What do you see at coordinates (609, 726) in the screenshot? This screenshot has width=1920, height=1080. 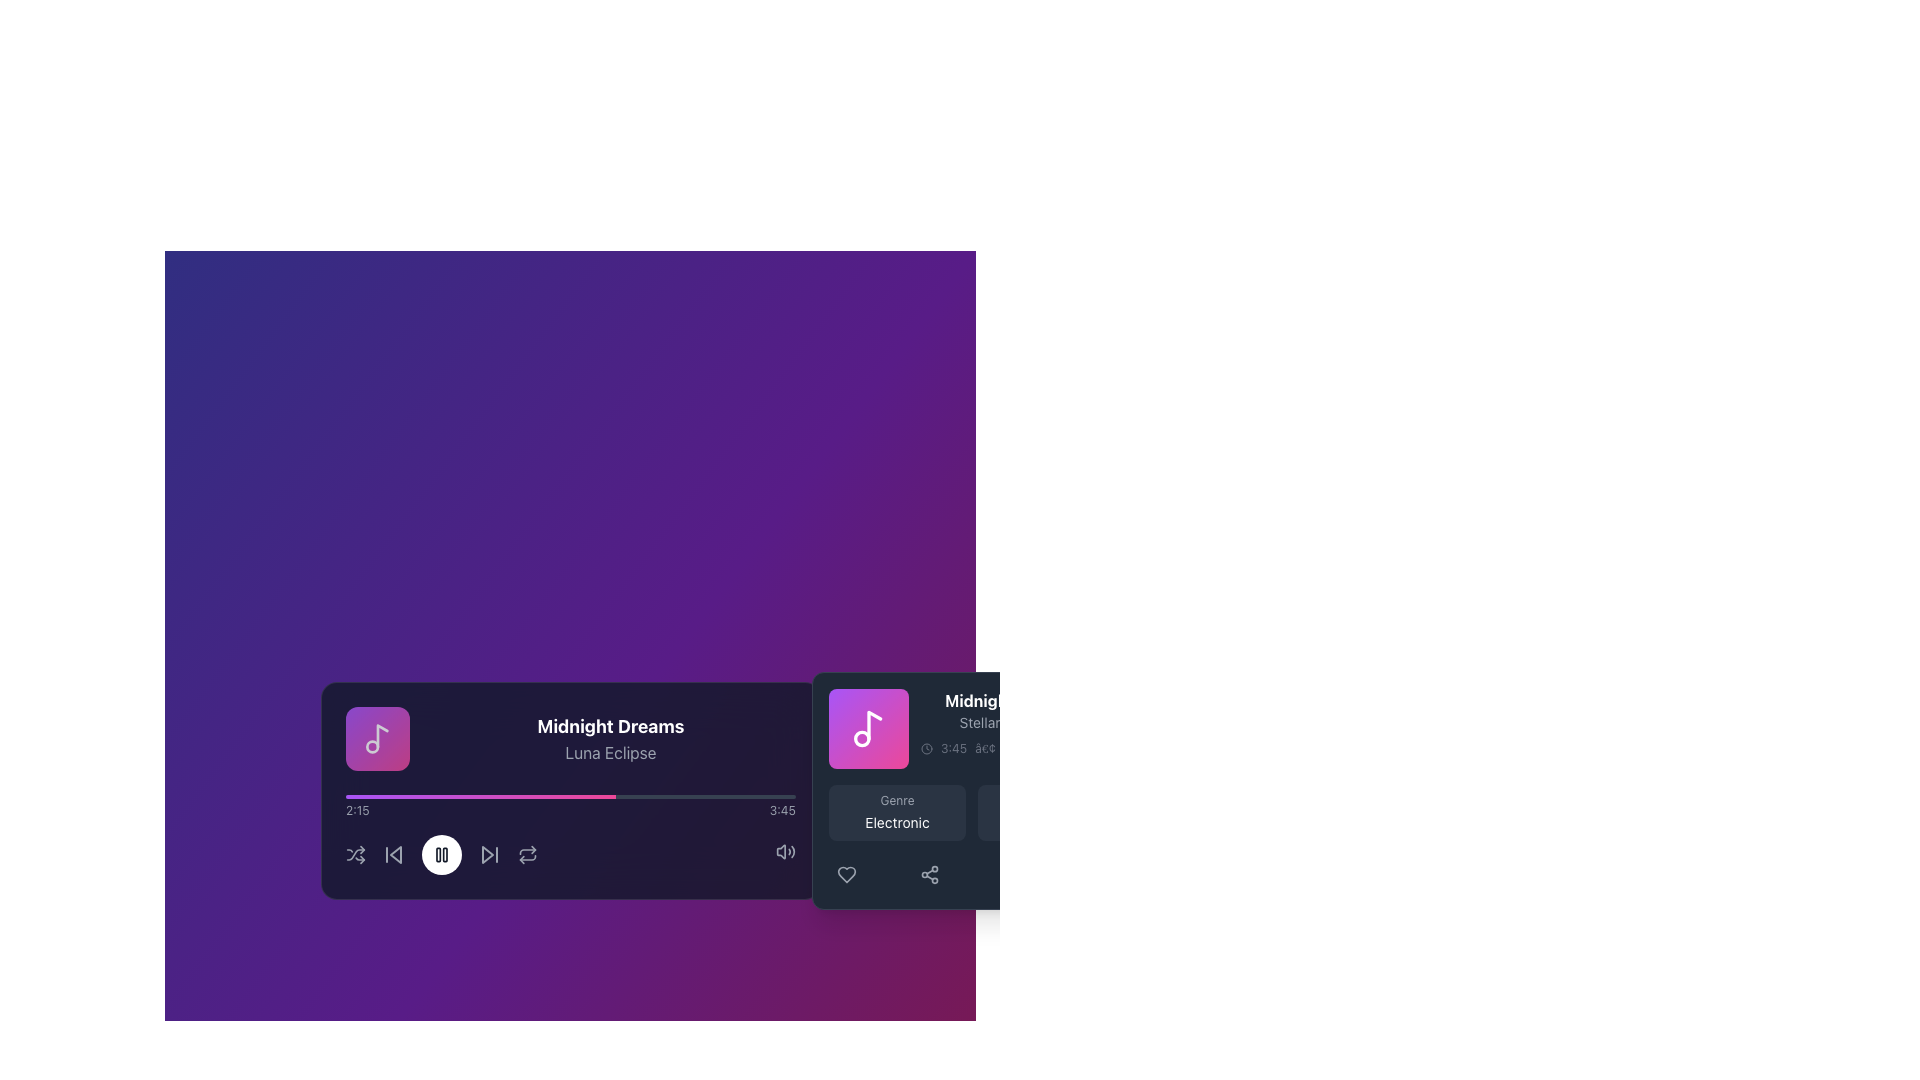 I see `the Text label displaying the title of the currently playing media, which is positioned above the text 'Luna Eclipse' in the media control interface` at bounding box center [609, 726].